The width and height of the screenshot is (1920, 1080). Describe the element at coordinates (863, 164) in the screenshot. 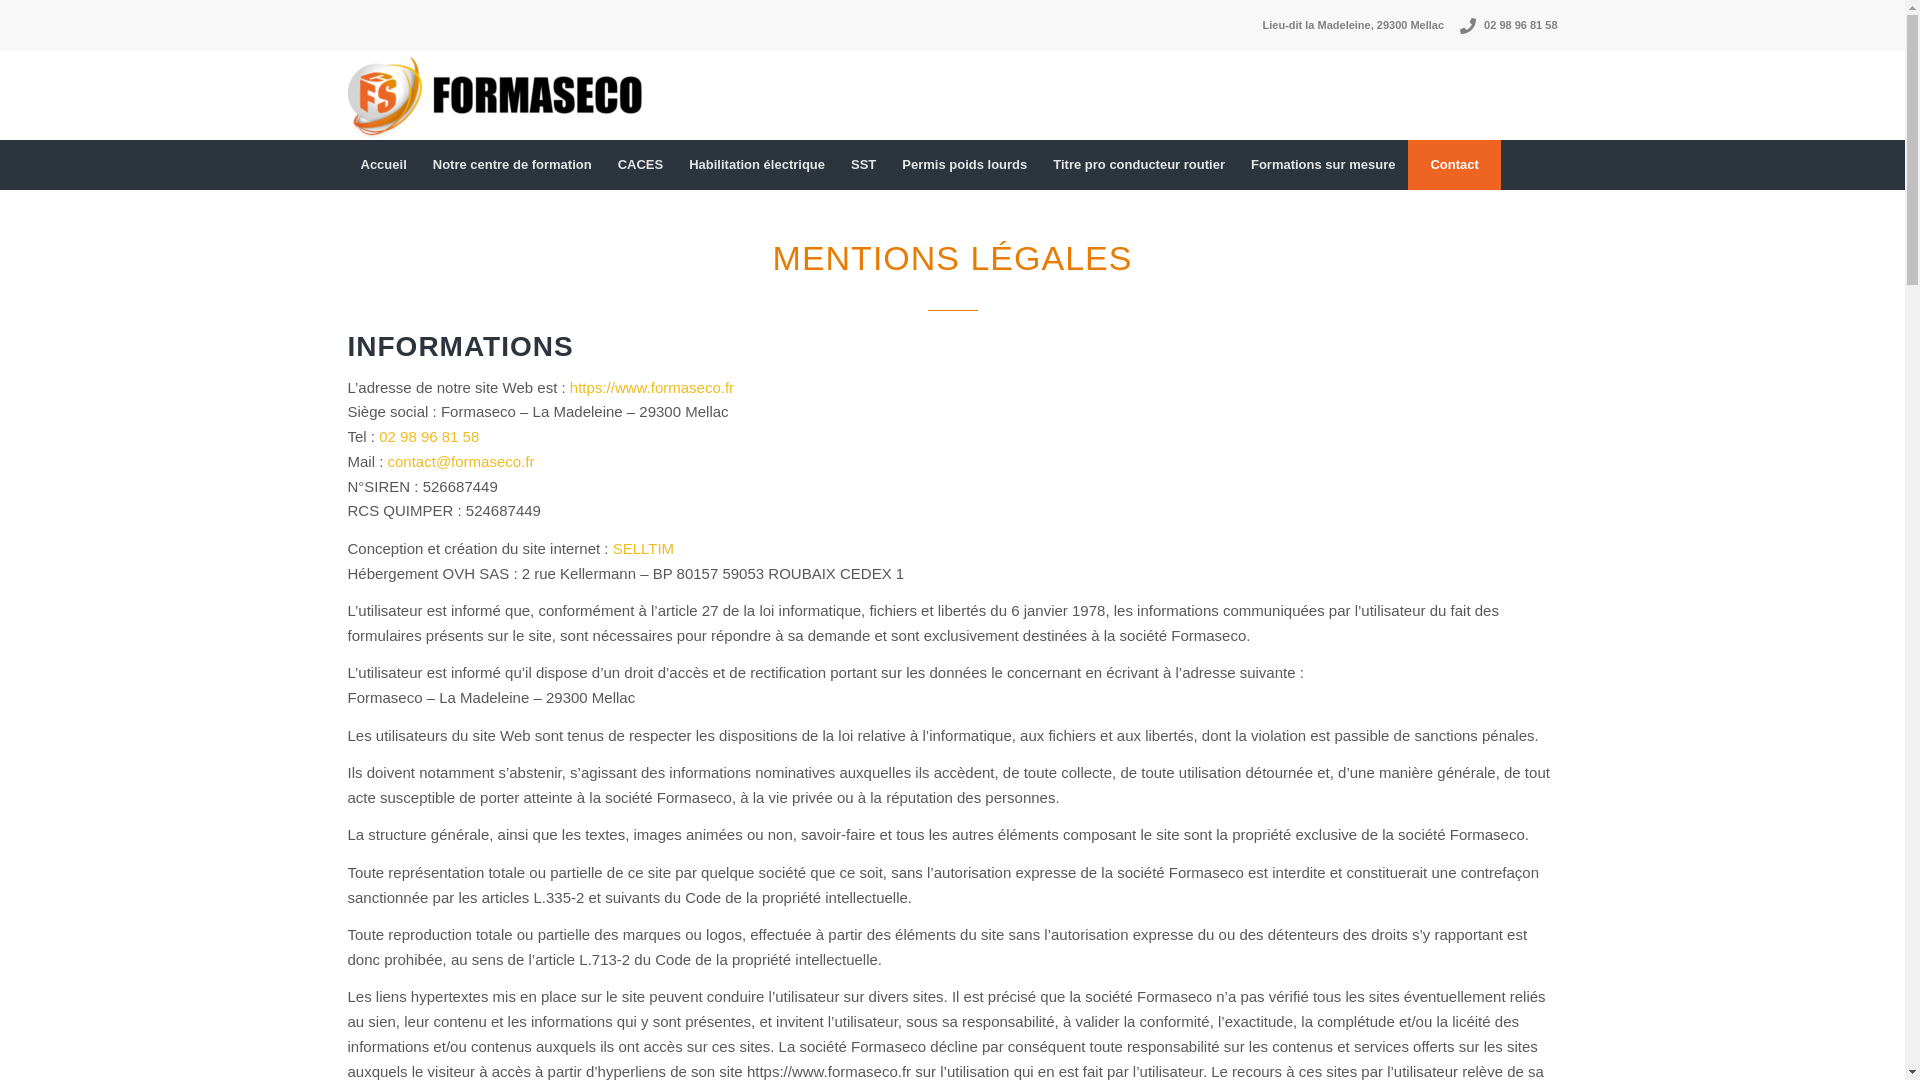

I see `'SST'` at that location.